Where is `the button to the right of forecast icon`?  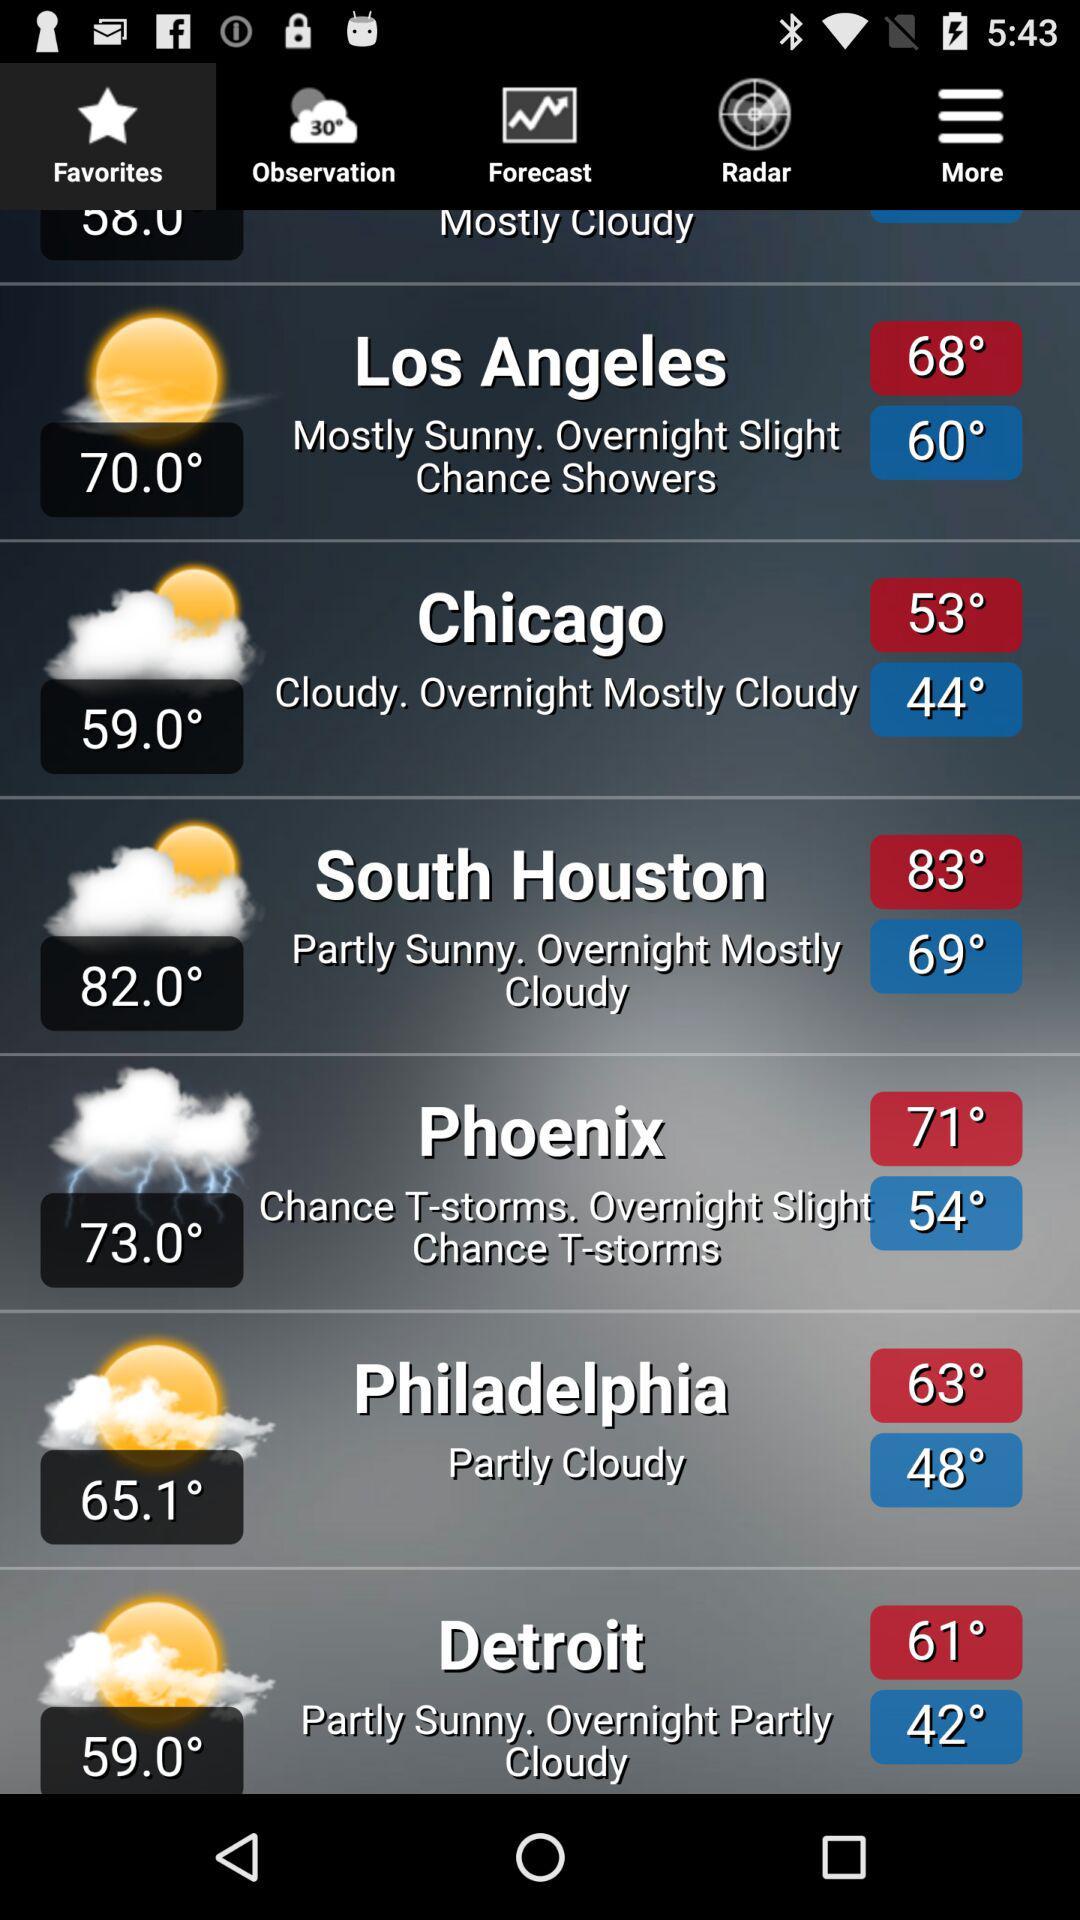
the button to the right of forecast icon is located at coordinates (756, 124).